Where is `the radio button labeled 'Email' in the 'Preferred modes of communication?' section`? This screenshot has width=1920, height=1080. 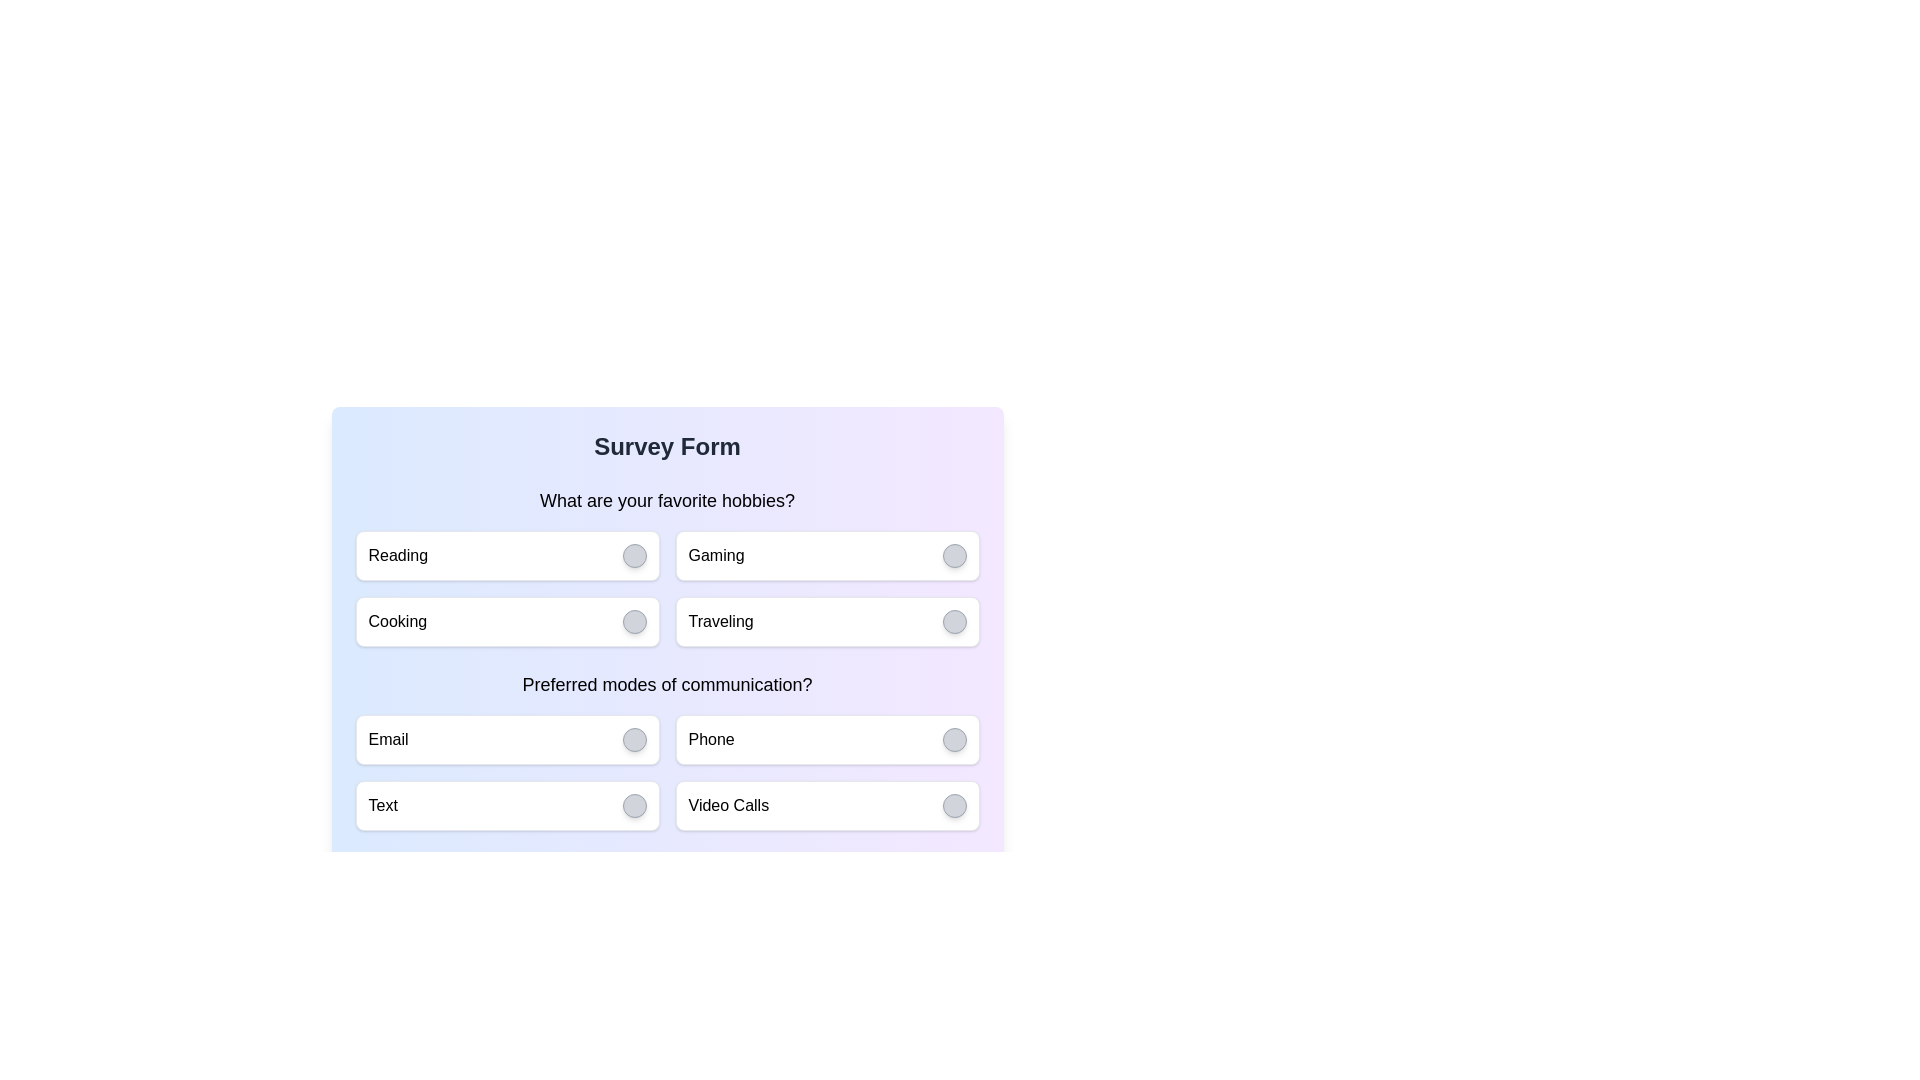
the radio button labeled 'Email' in the 'Preferred modes of communication?' section is located at coordinates (507, 740).